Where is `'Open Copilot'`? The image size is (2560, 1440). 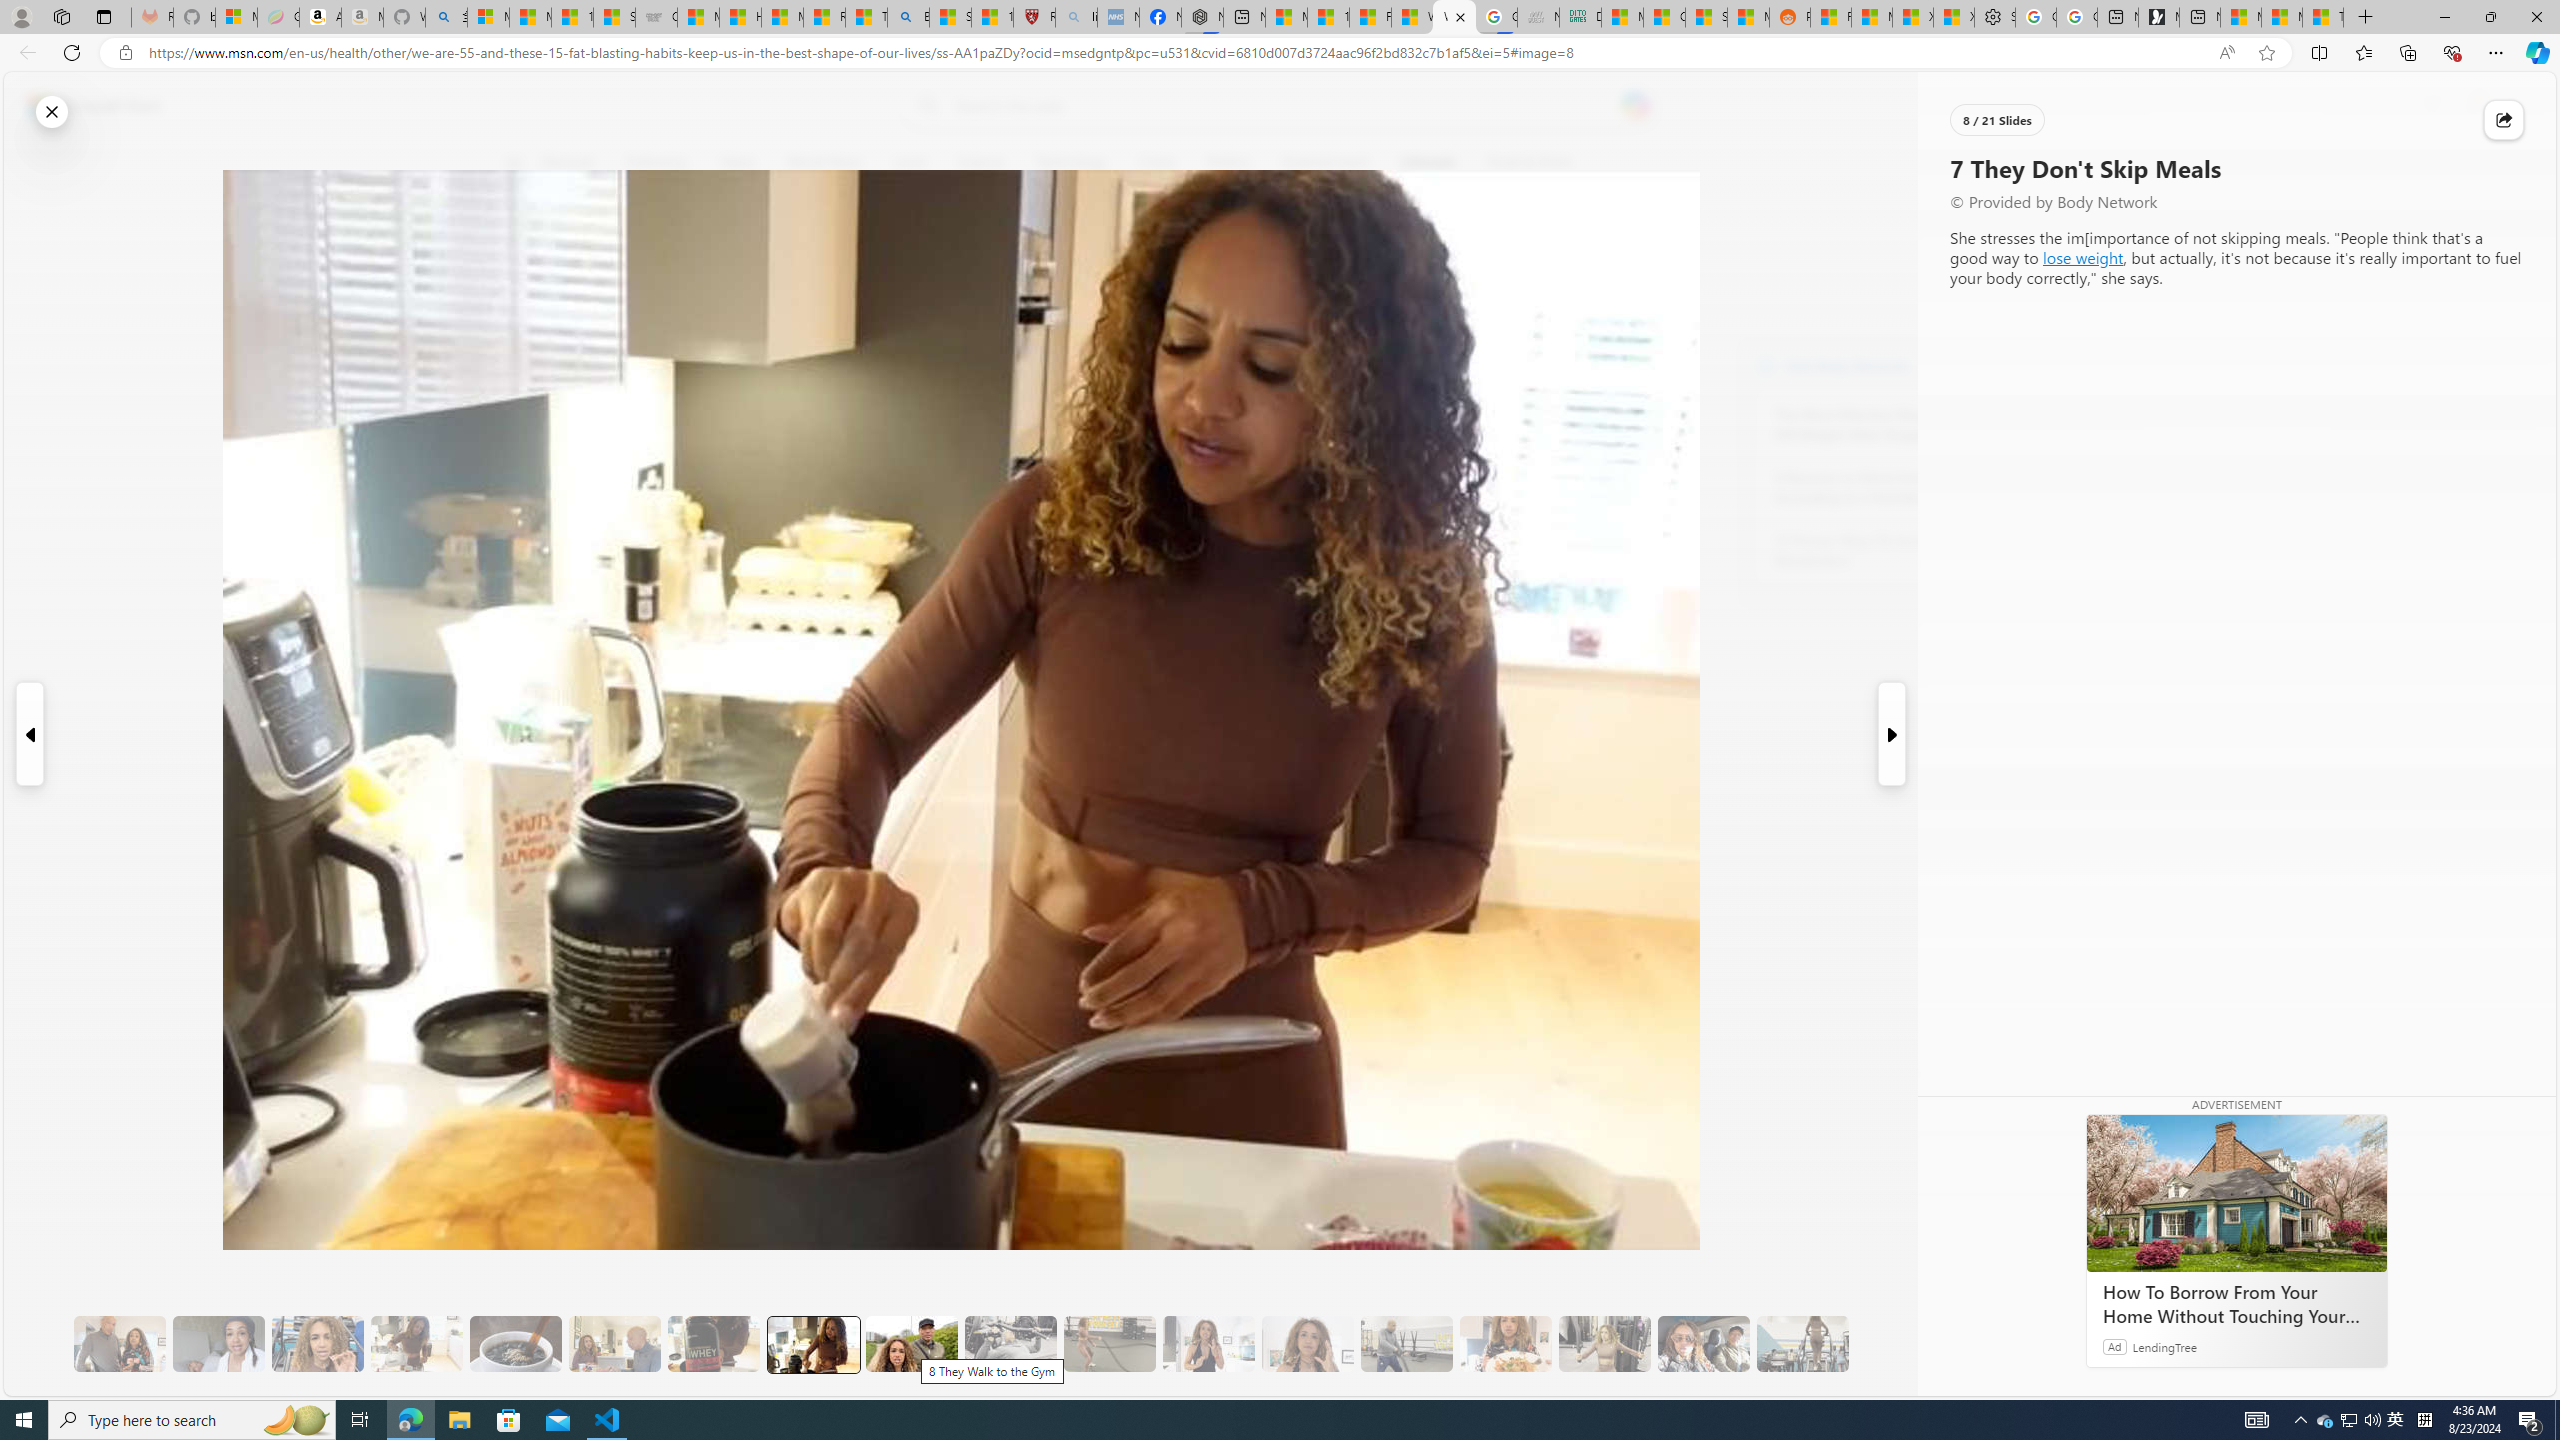
'Open Copilot' is located at coordinates (1634, 104).